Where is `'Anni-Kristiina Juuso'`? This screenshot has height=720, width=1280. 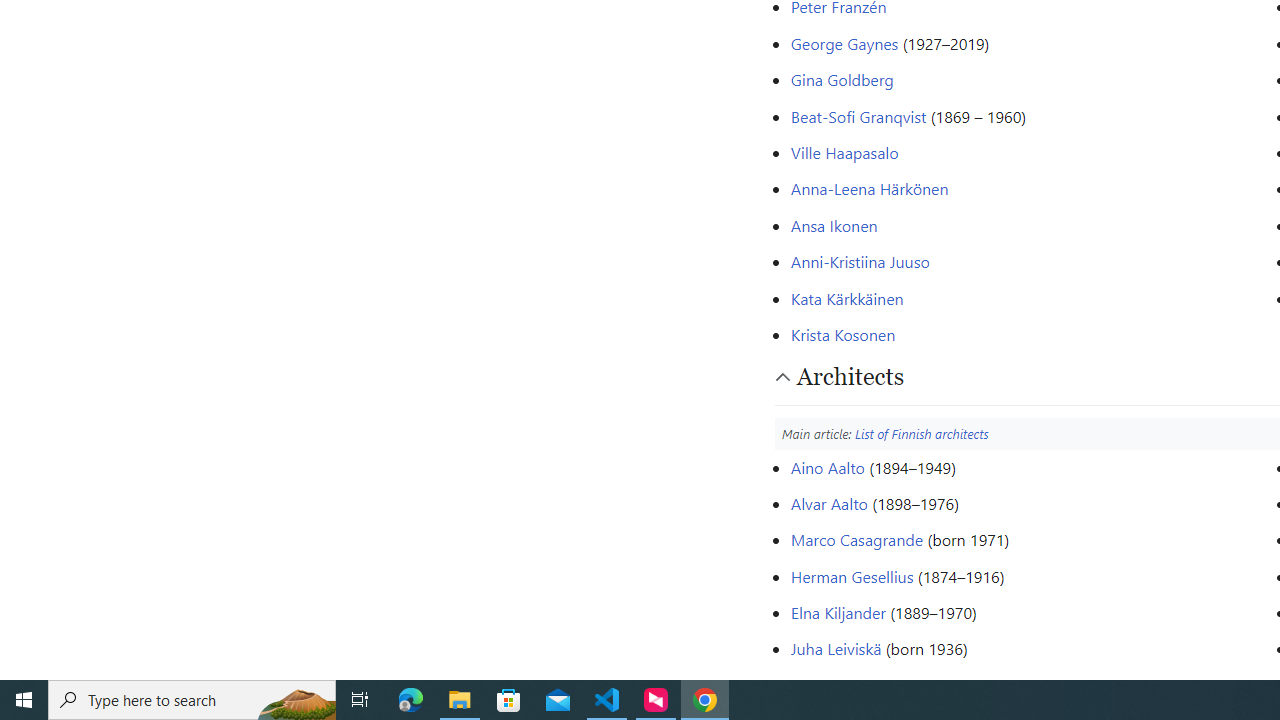 'Anni-Kristiina Juuso' is located at coordinates (860, 261).